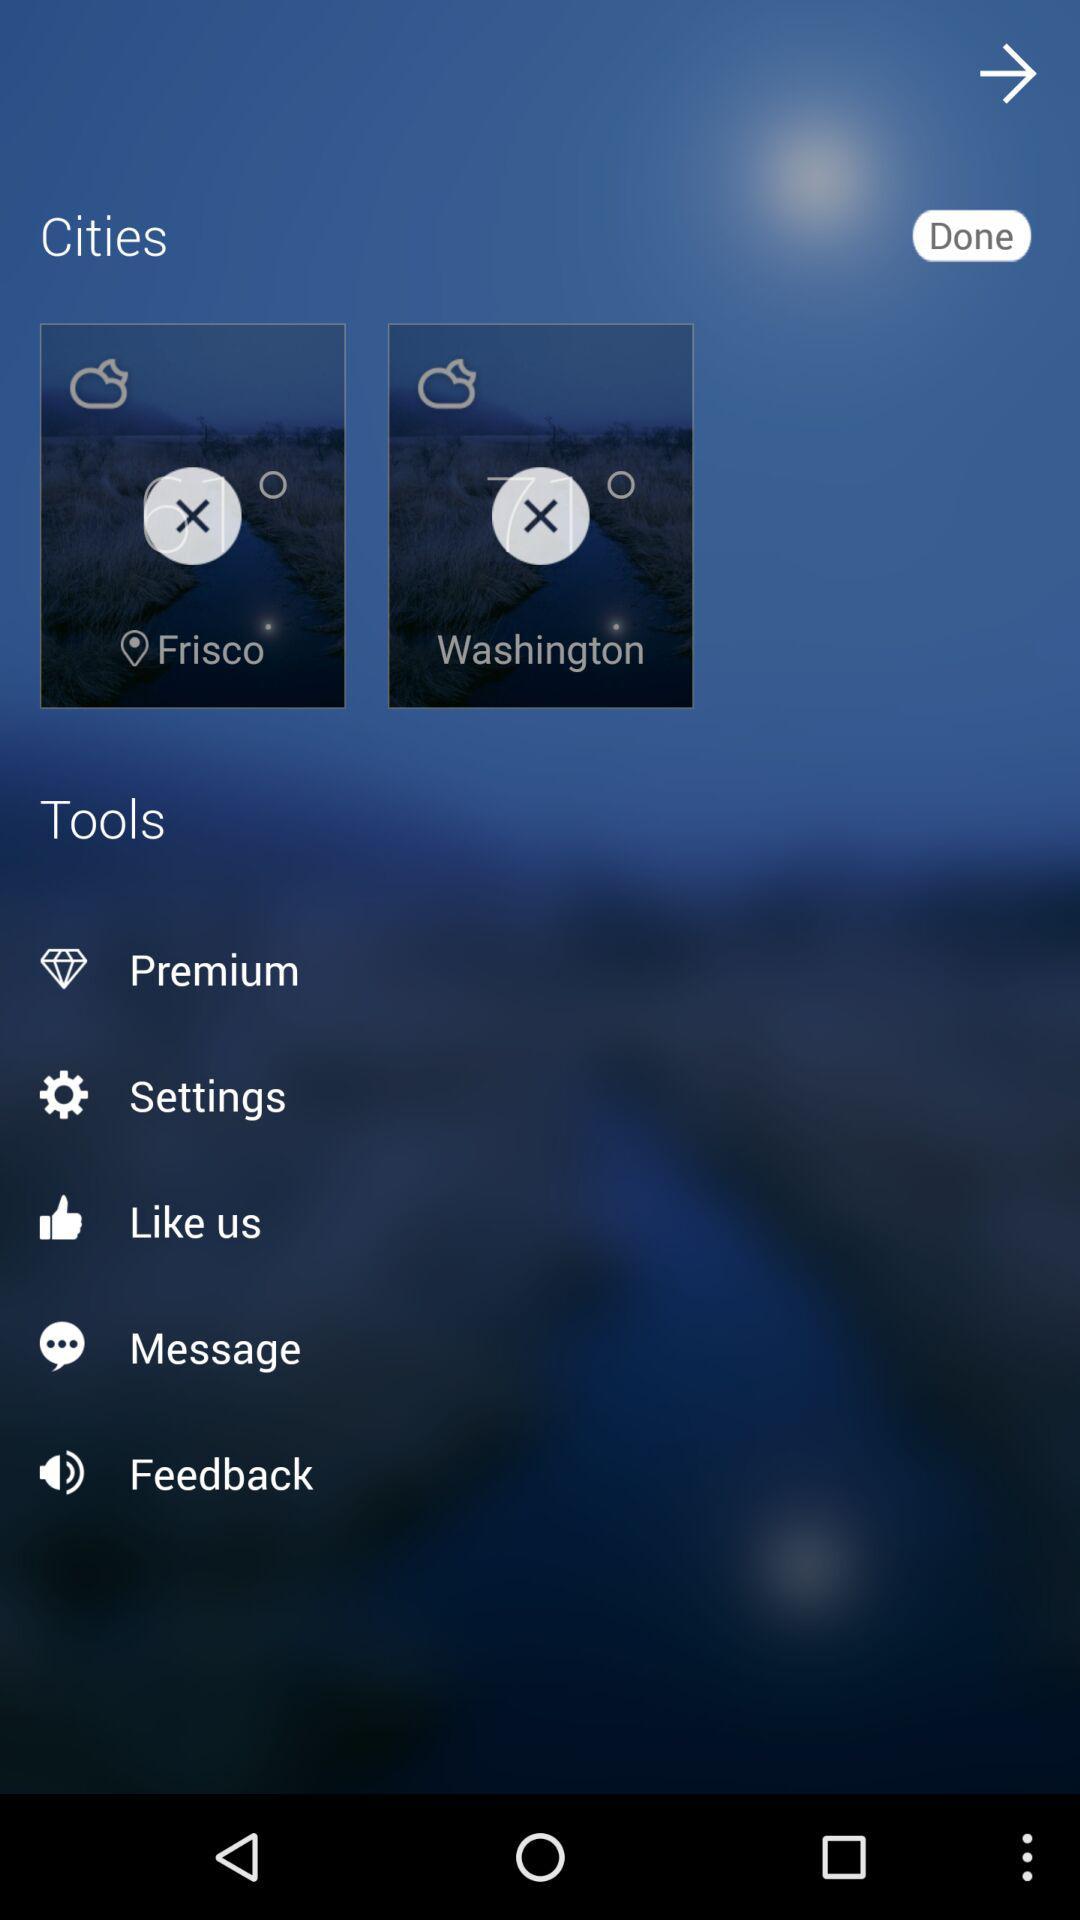 Image resolution: width=1080 pixels, height=1920 pixels. What do you see at coordinates (540, 1219) in the screenshot?
I see `the item above message` at bounding box center [540, 1219].